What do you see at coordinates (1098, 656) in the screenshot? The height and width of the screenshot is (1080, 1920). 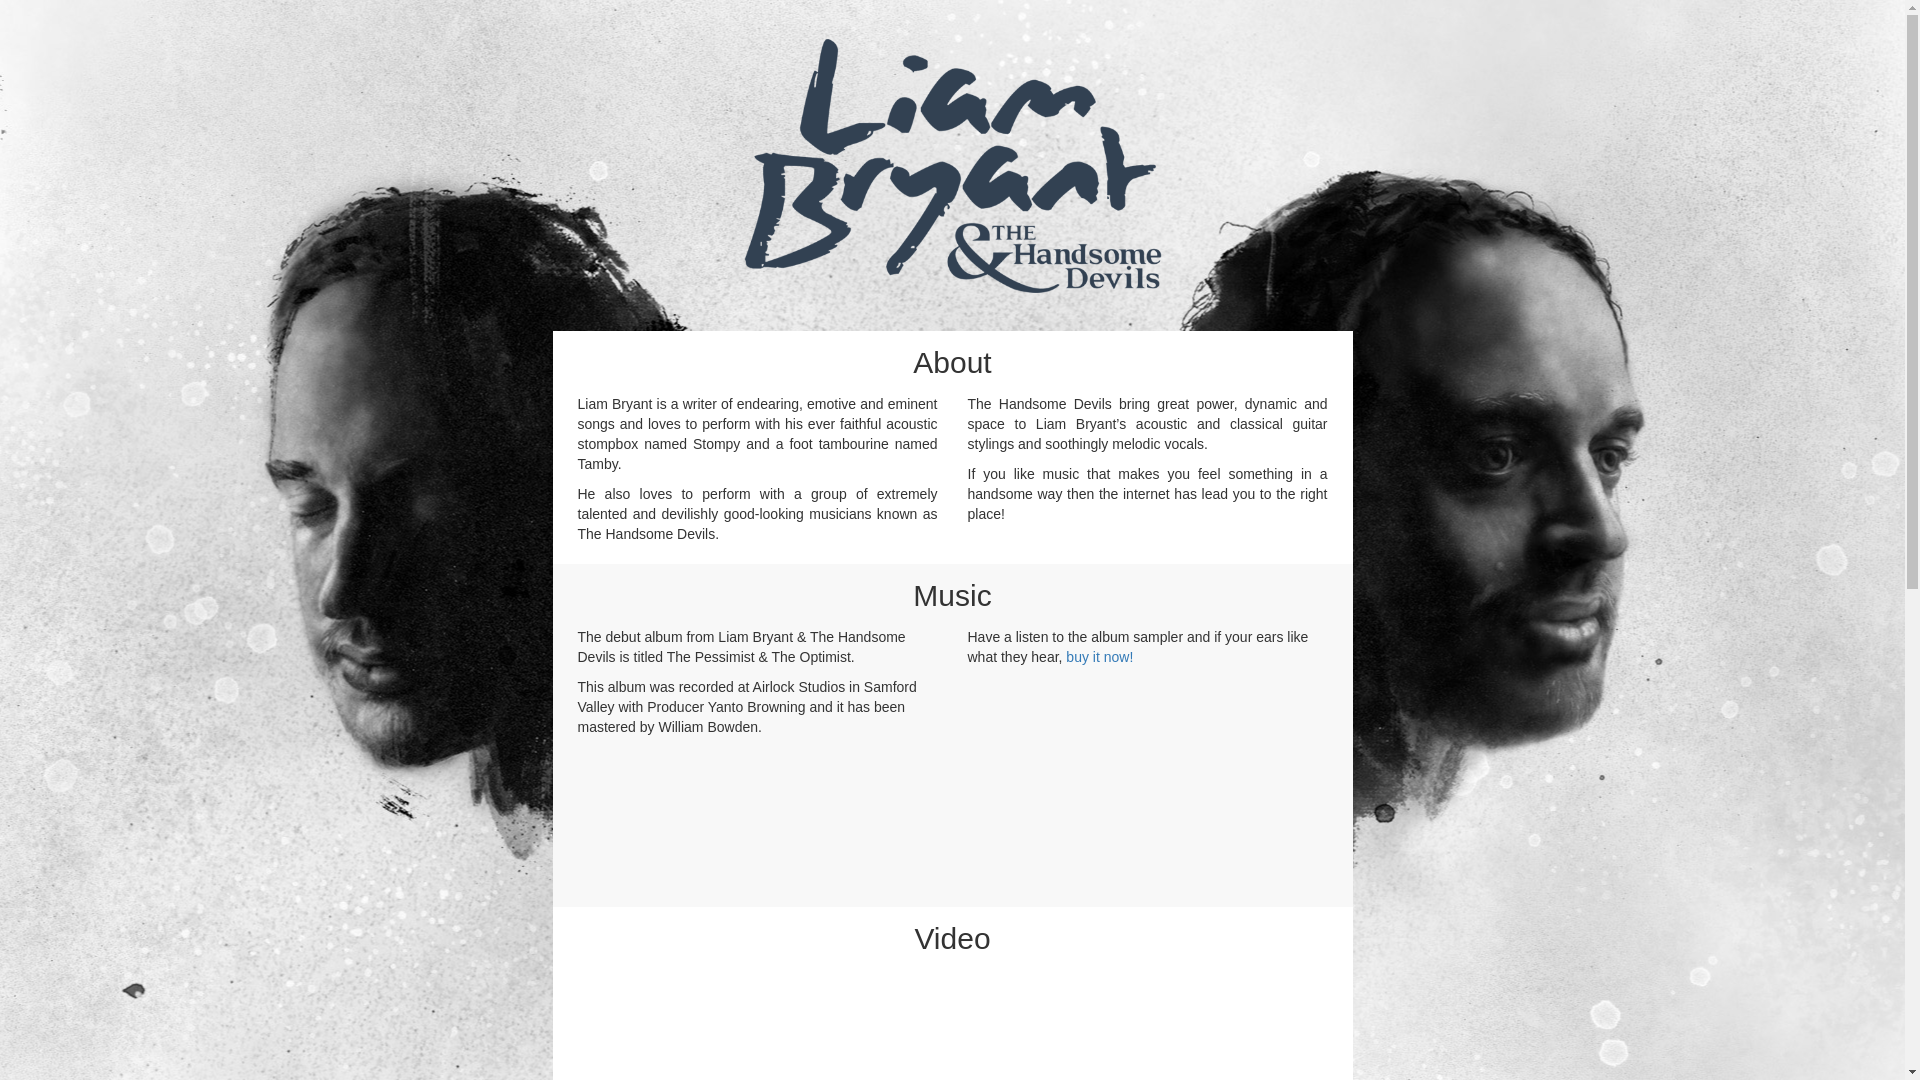 I see `'buy it now!'` at bounding box center [1098, 656].